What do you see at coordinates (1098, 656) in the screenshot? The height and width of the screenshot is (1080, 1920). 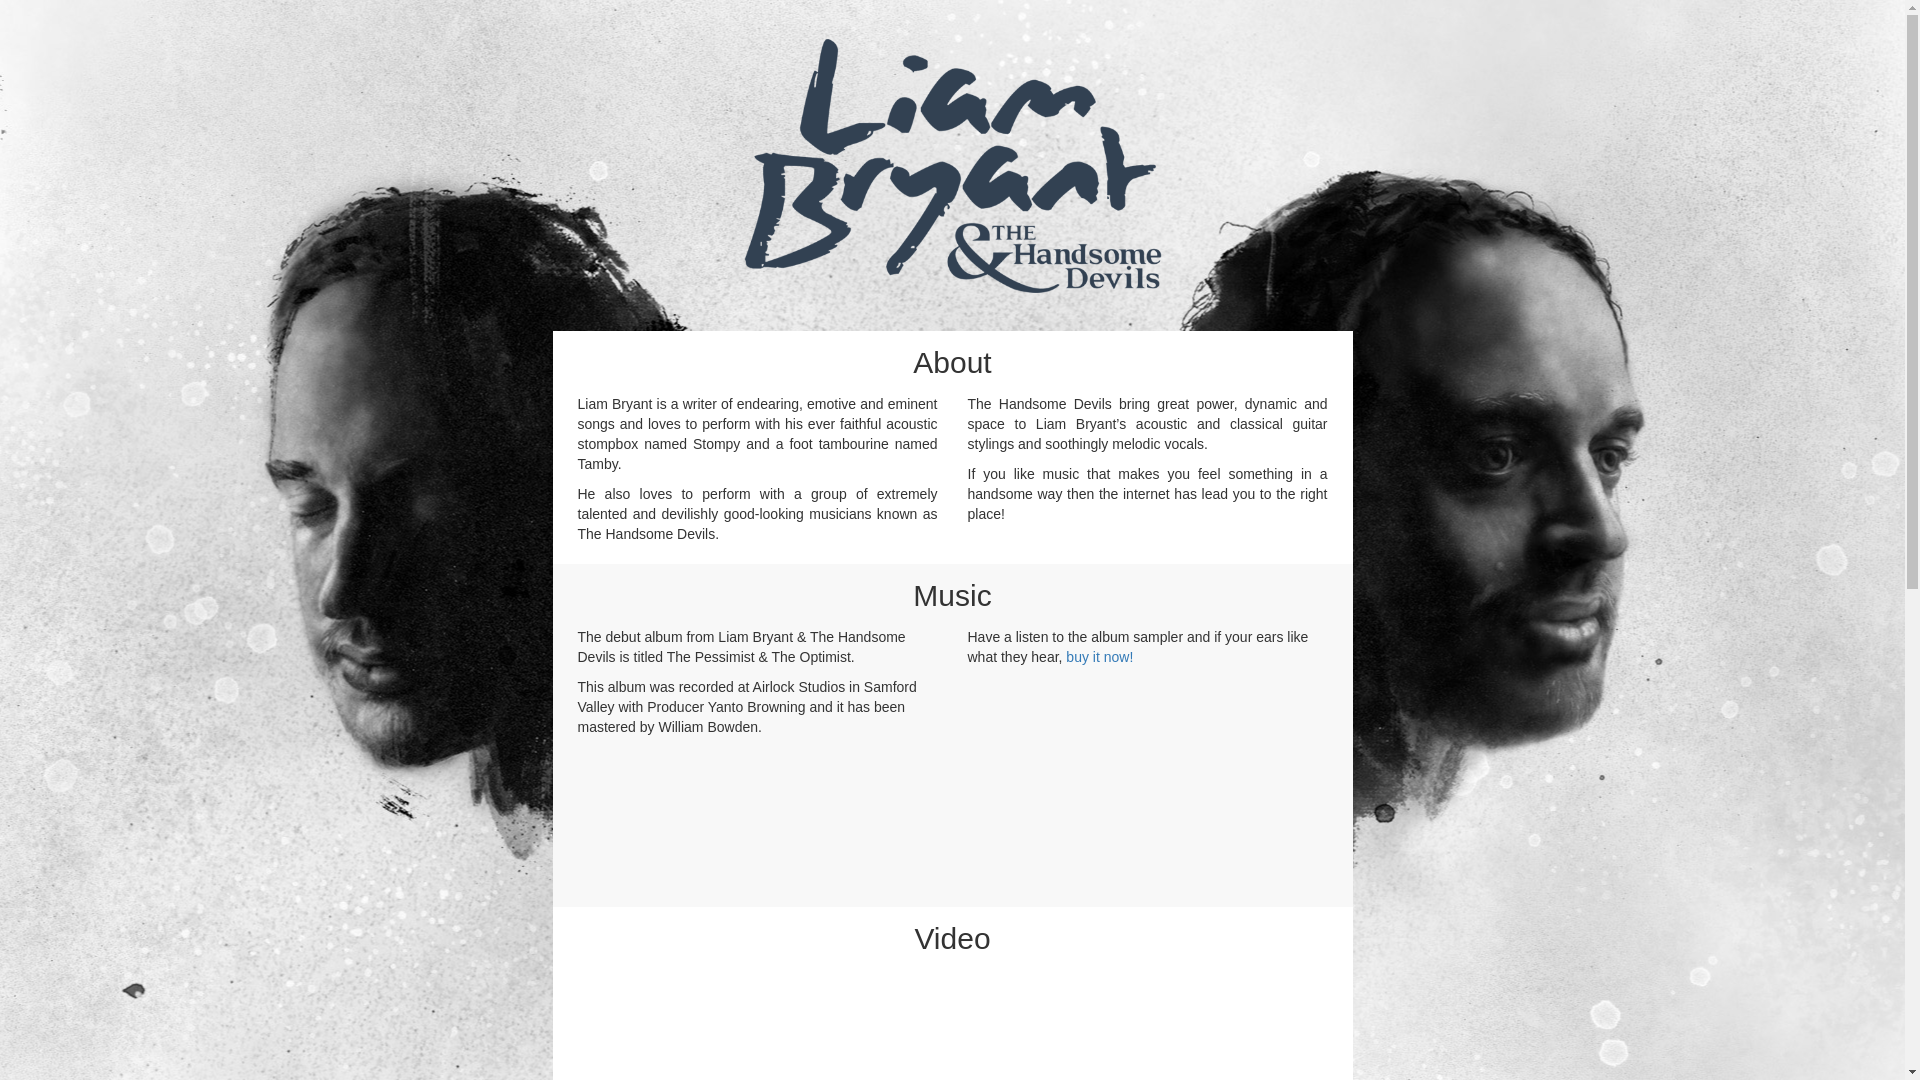 I see `'buy it now!'` at bounding box center [1098, 656].